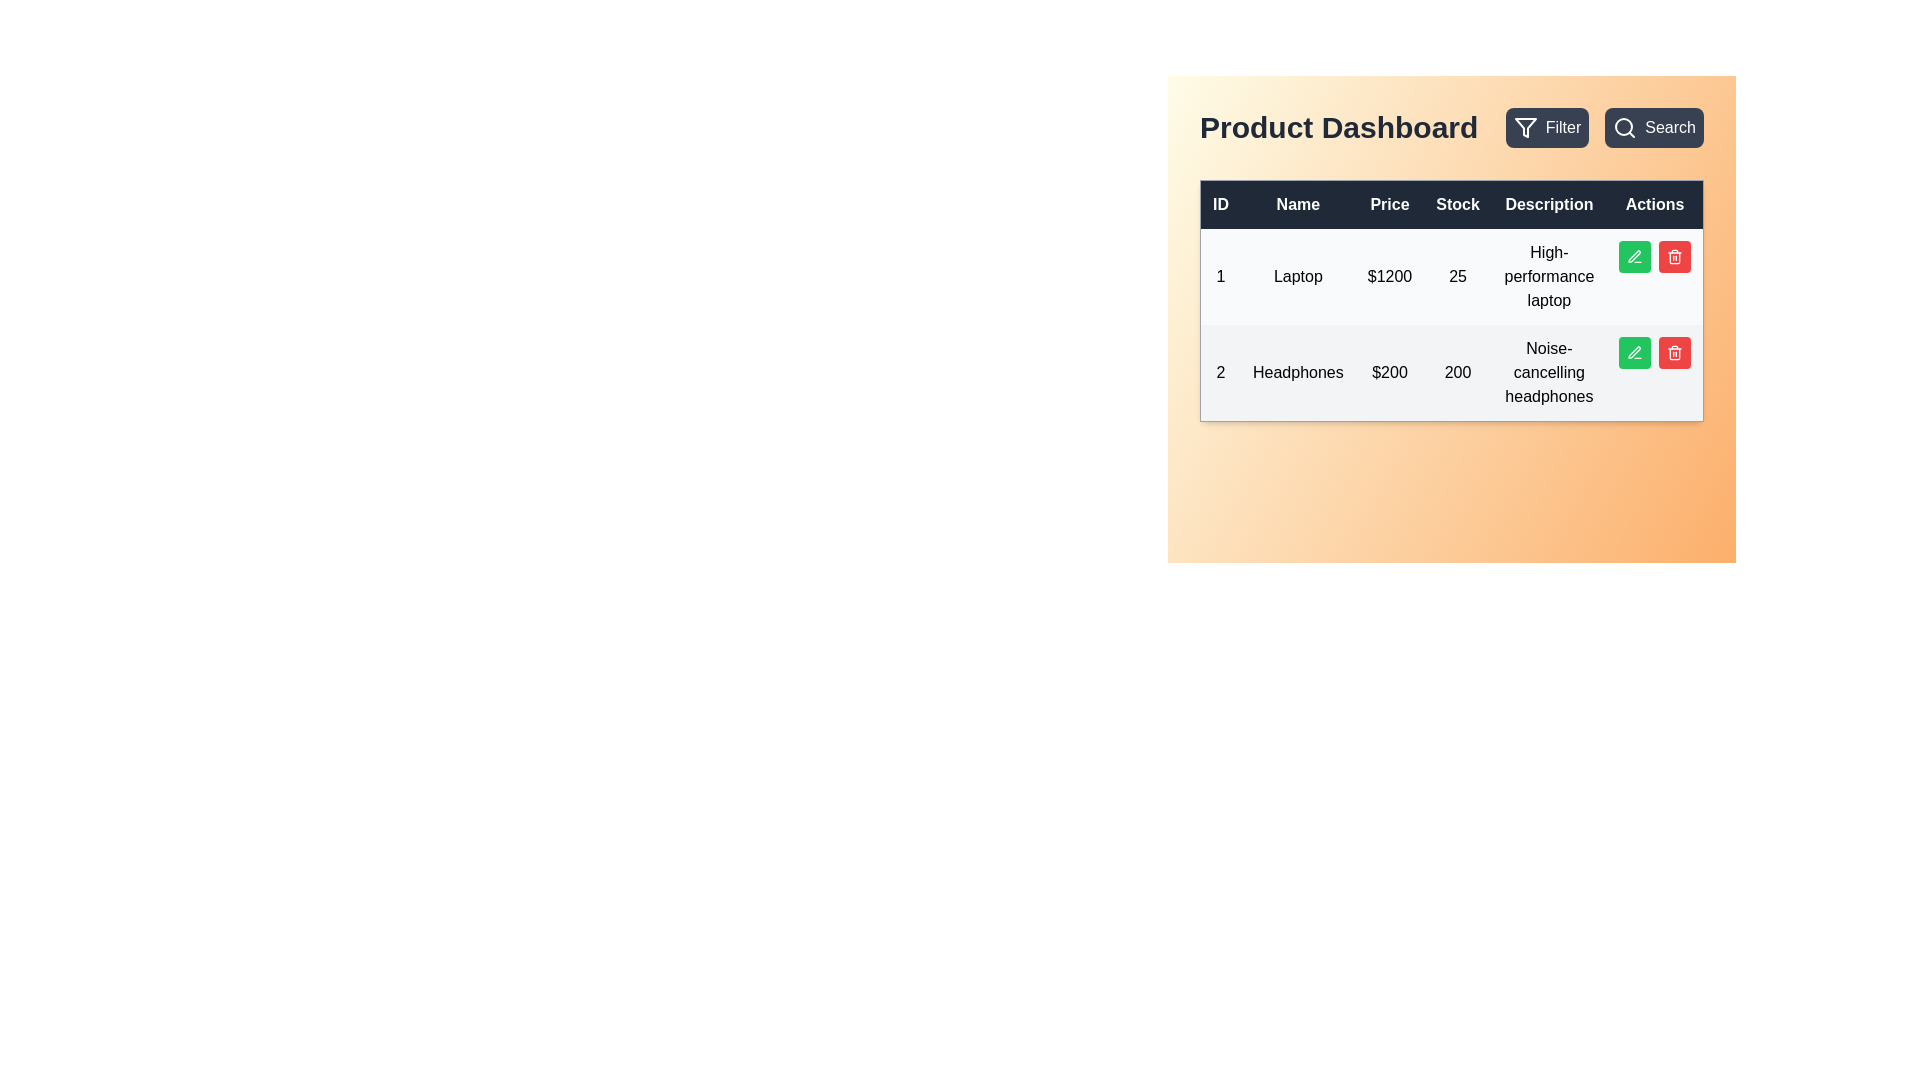 This screenshot has height=1080, width=1920. Describe the element at coordinates (1451, 277) in the screenshot. I see `the first table row that contains product information directly under the table header` at that location.